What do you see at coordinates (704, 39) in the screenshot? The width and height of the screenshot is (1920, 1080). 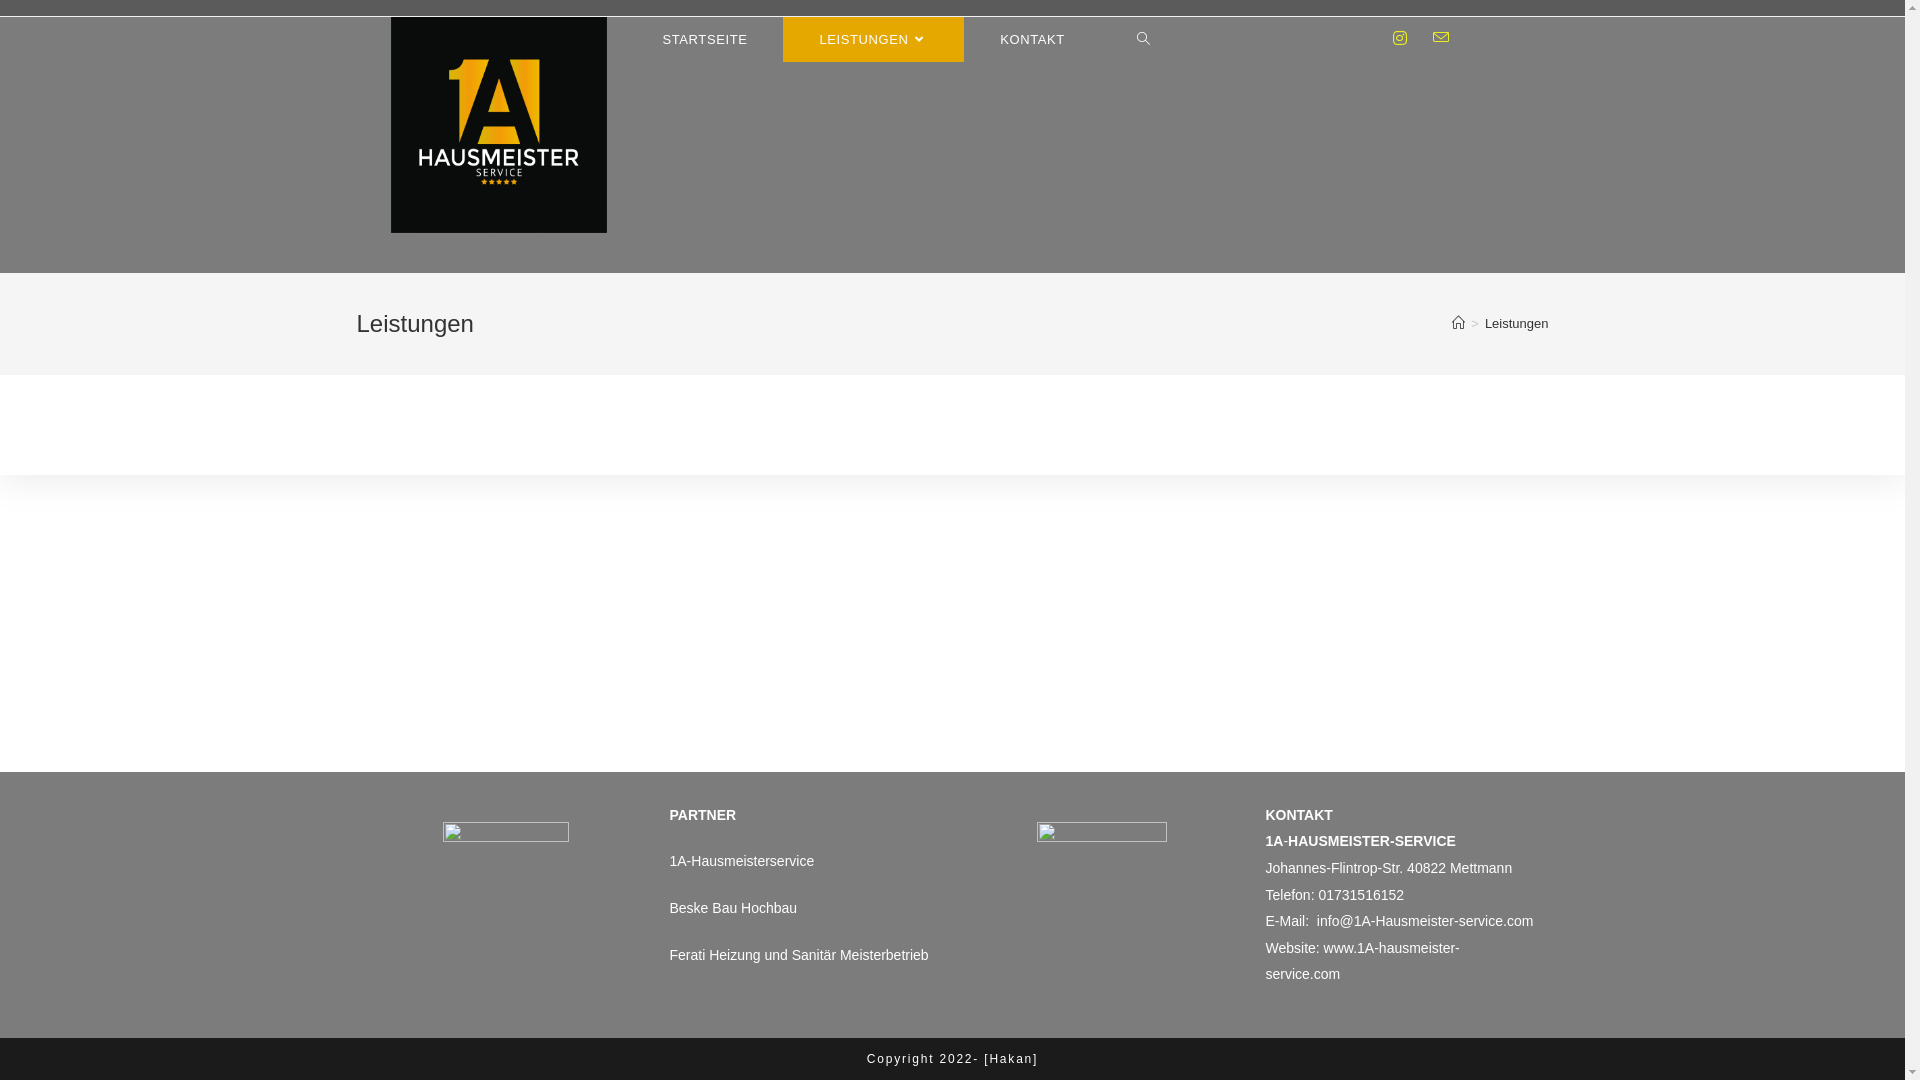 I see `'STARTSEITE'` at bounding box center [704, 39].